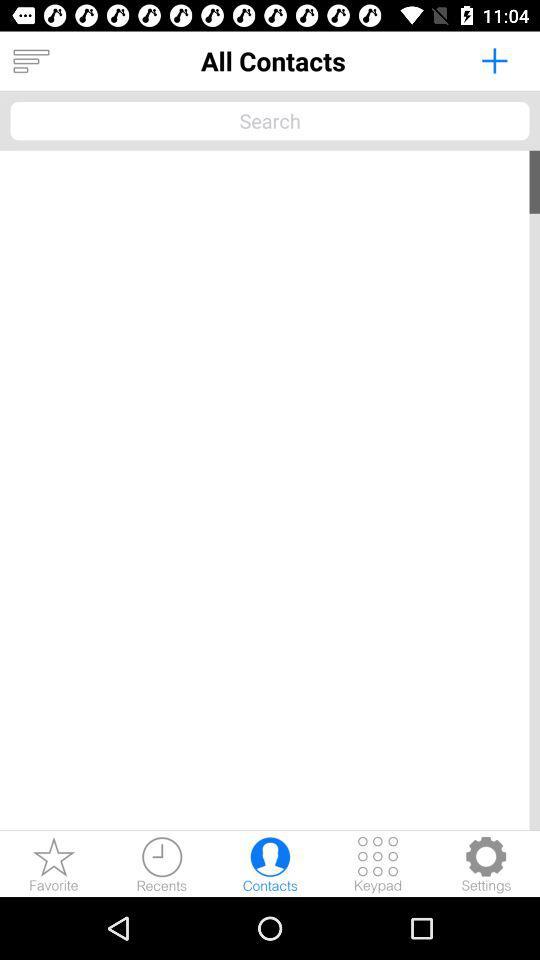 This screenshot has width=540, height=960. Describe the element at coordinates (30, 61) in the screenshot. I see `open menu` at that location.